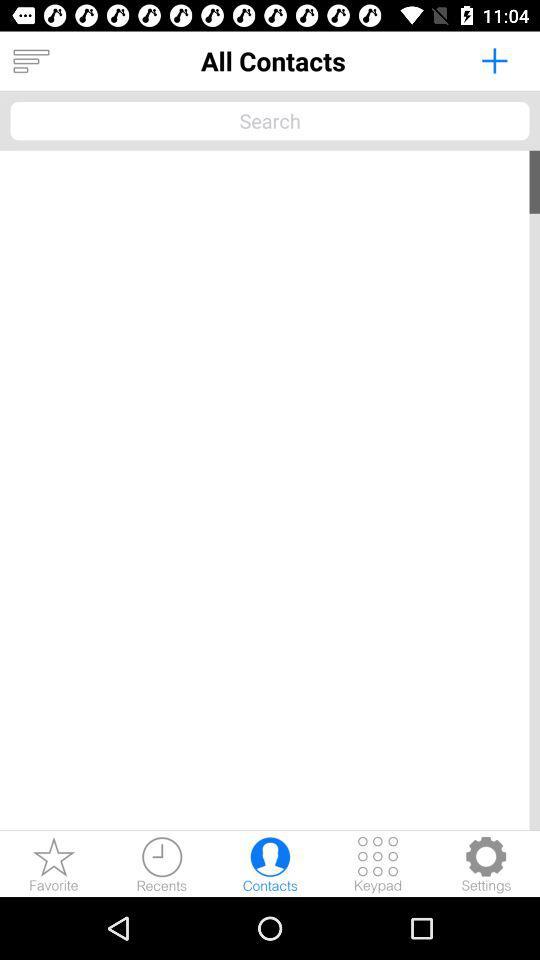 This screenshot has width=540, height=960. Describe the element at coordinates (30, 61) in the screenshot. I see `open menu` at that location.